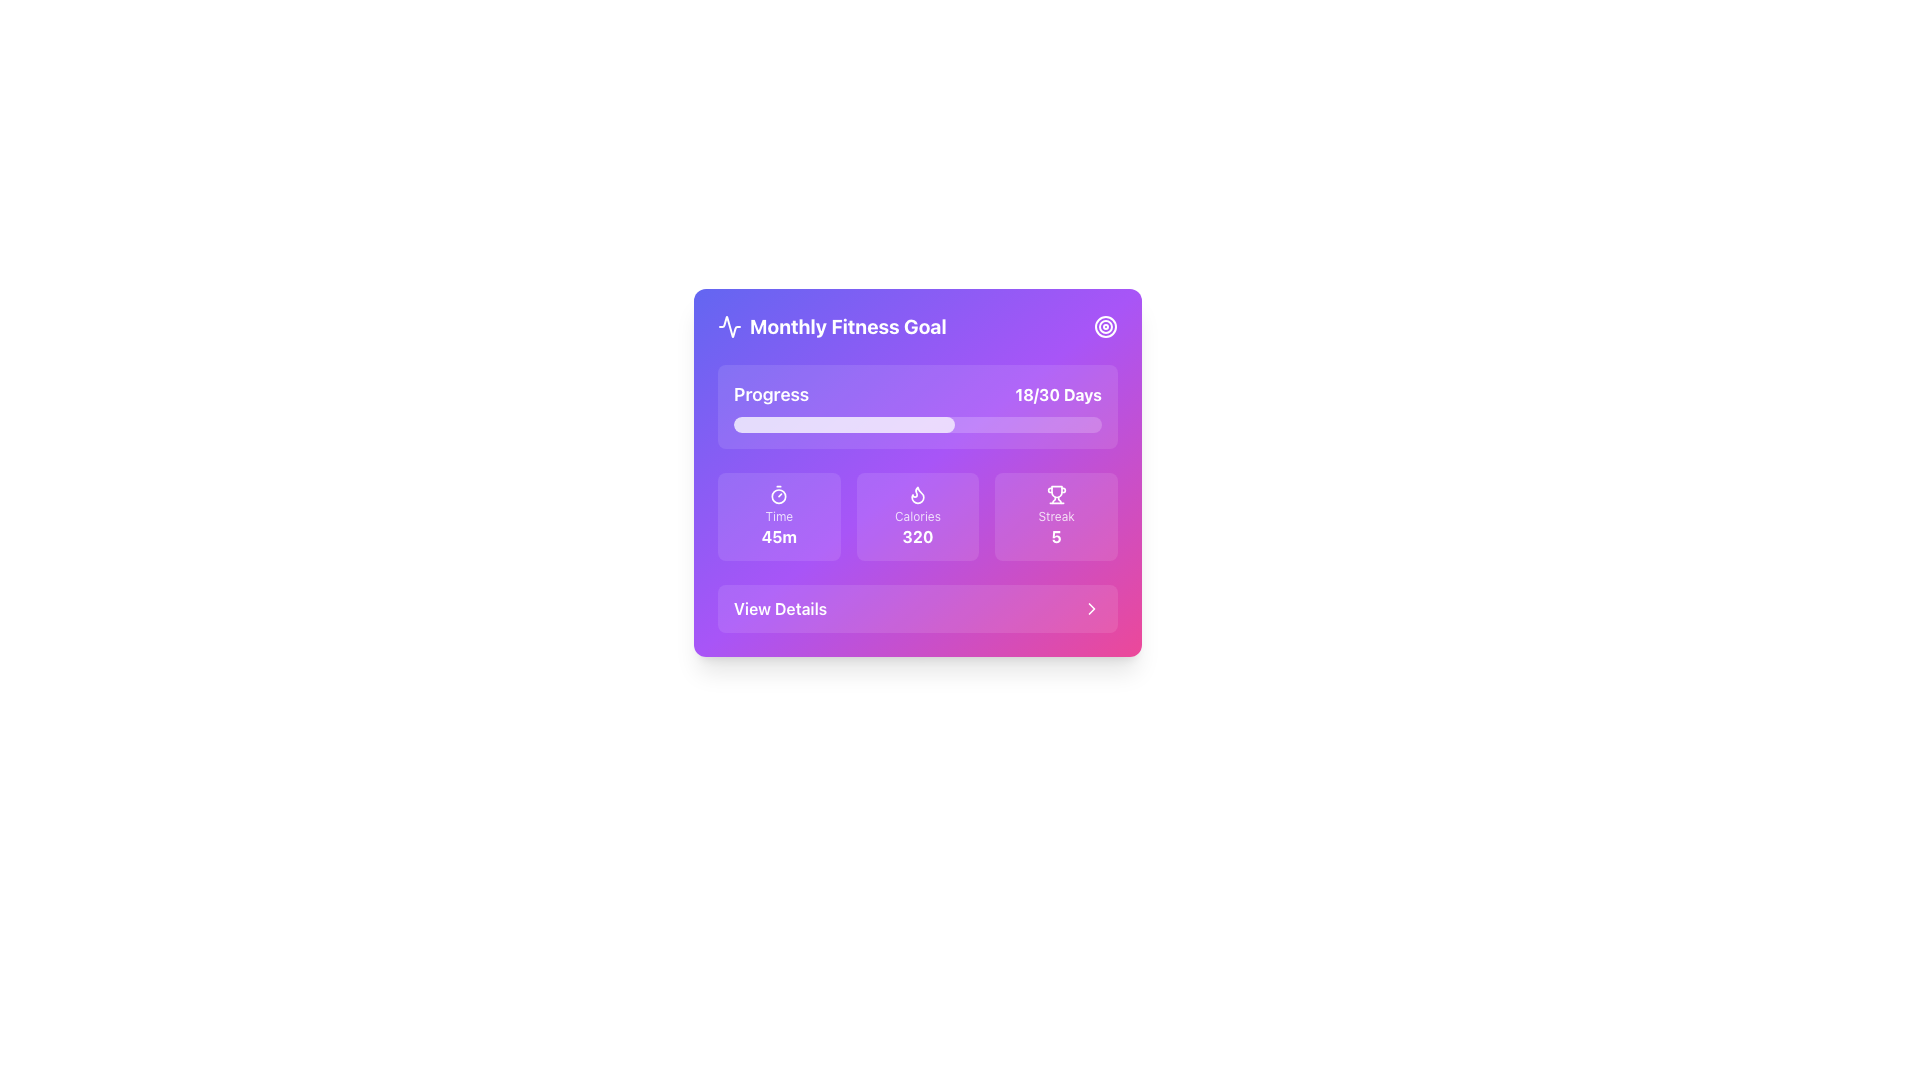  Describe the element at coordinates (779, 608) in the screenshot. I see `the 'View Details' text within the button to initiate navigation or action` at that location.